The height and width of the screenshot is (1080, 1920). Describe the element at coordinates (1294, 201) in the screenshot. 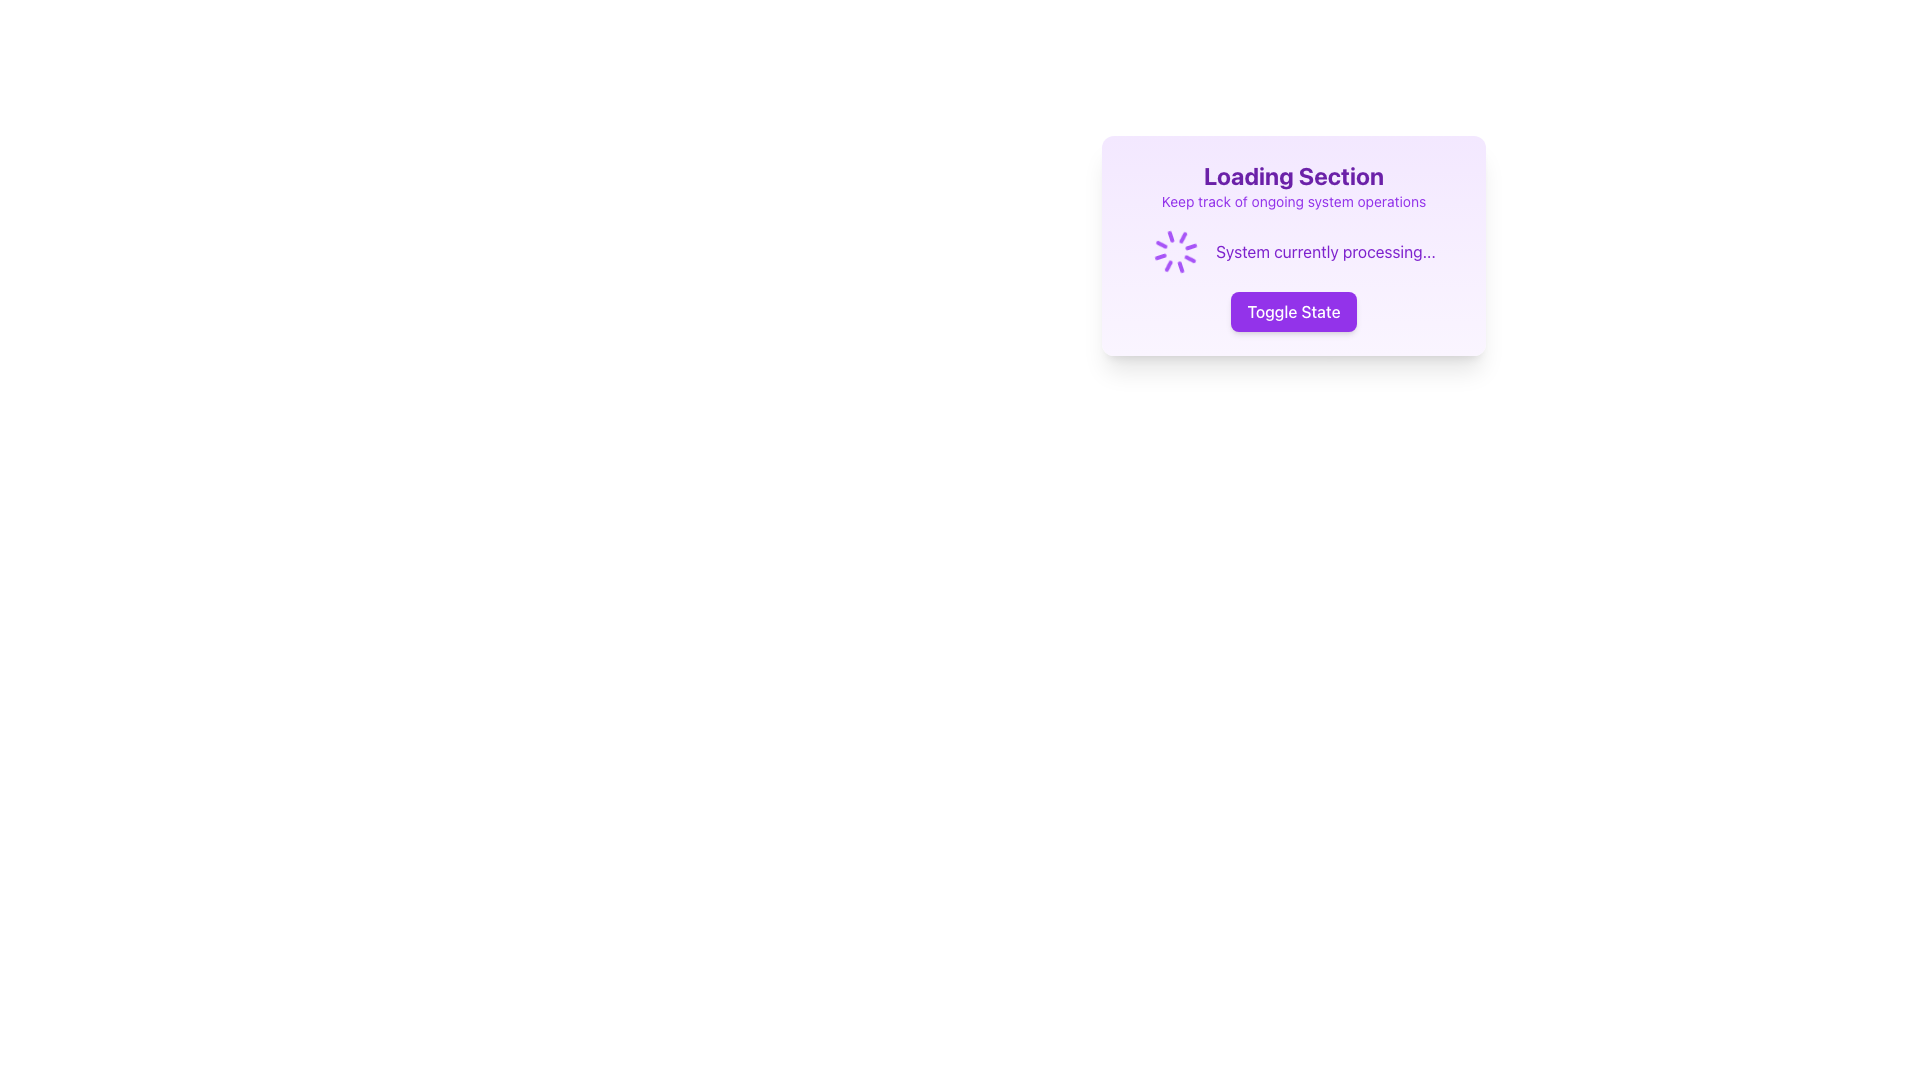

I see `the text label styled in small font size and colored purple, which contains the text 'Keep track of ongoing system operations', located below the 'Loading Section'` at that location.